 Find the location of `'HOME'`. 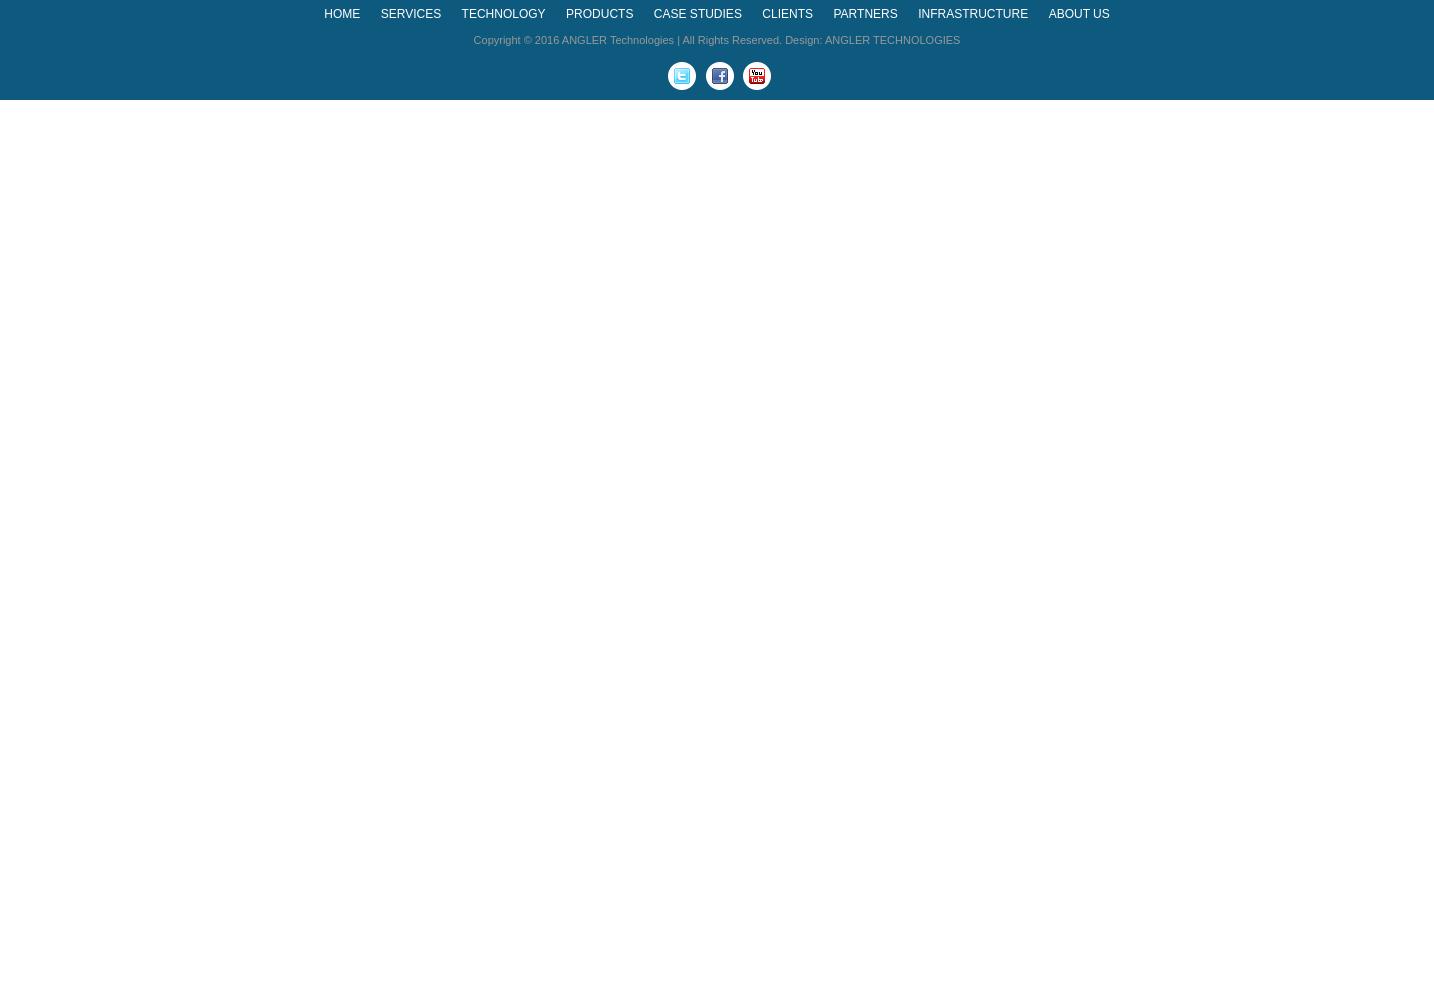

'HOME' is located at coordinates (341, 14).